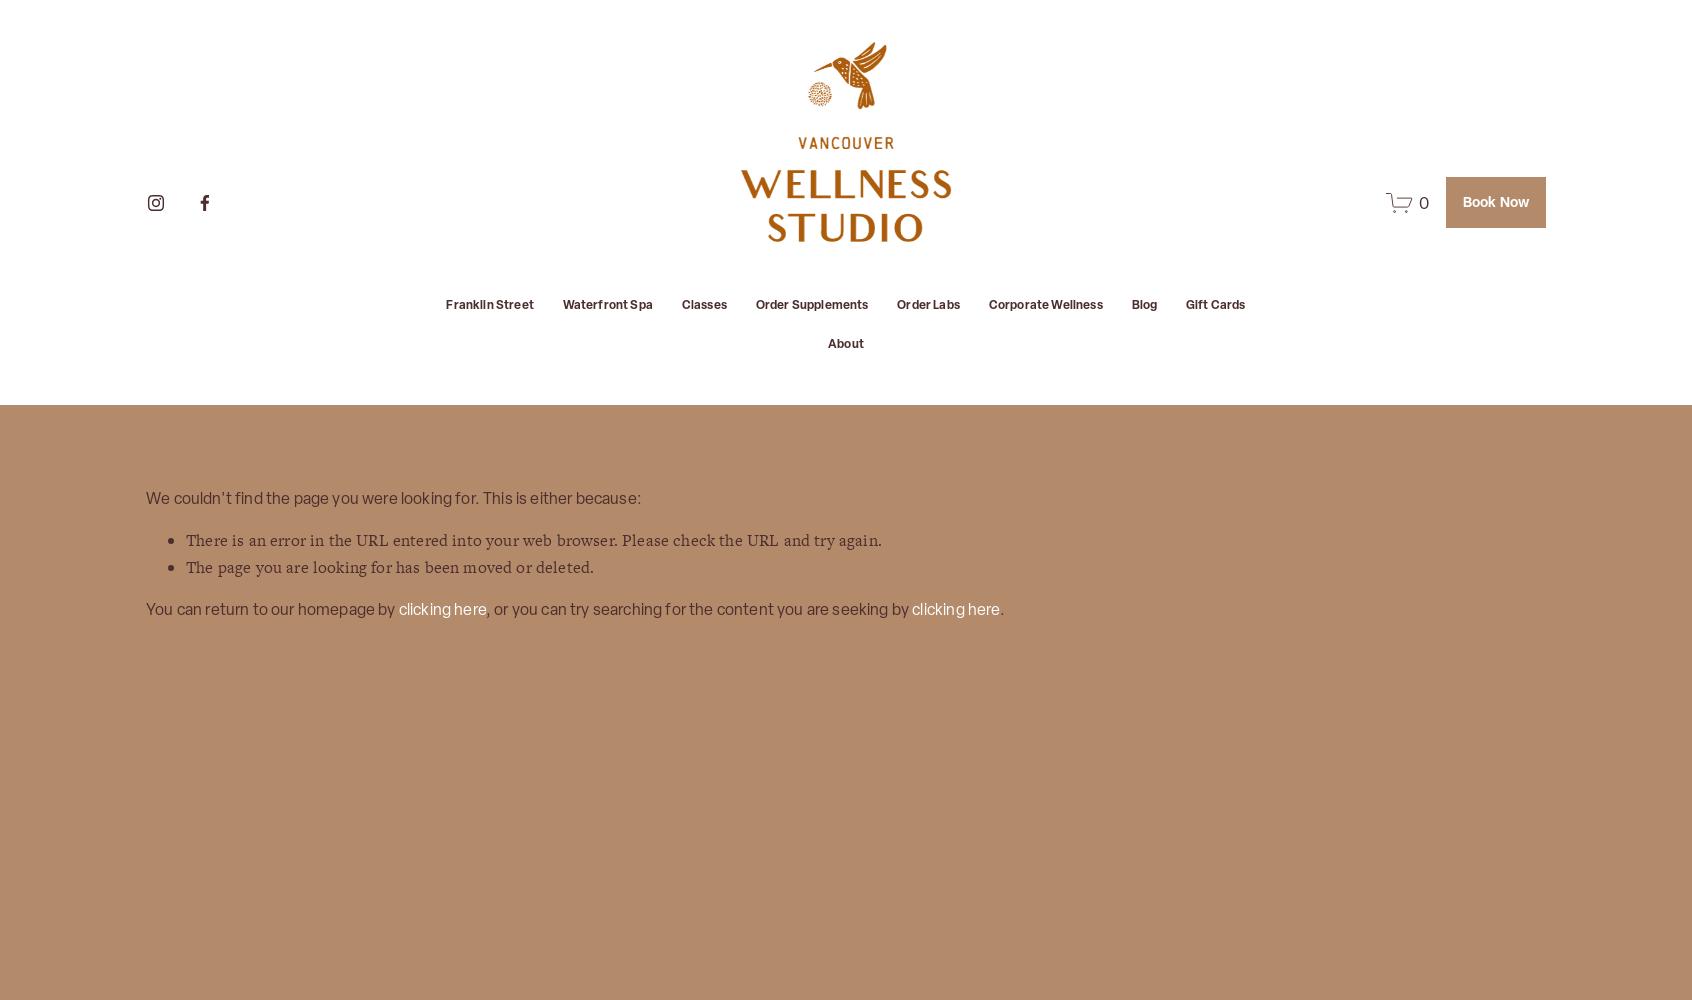 The height and width of the screenshot is (1000, 1692). What do you see at coordinates (1422, 201) in the screenshot?
I see `'0'` at bounding box center [1422, 201].